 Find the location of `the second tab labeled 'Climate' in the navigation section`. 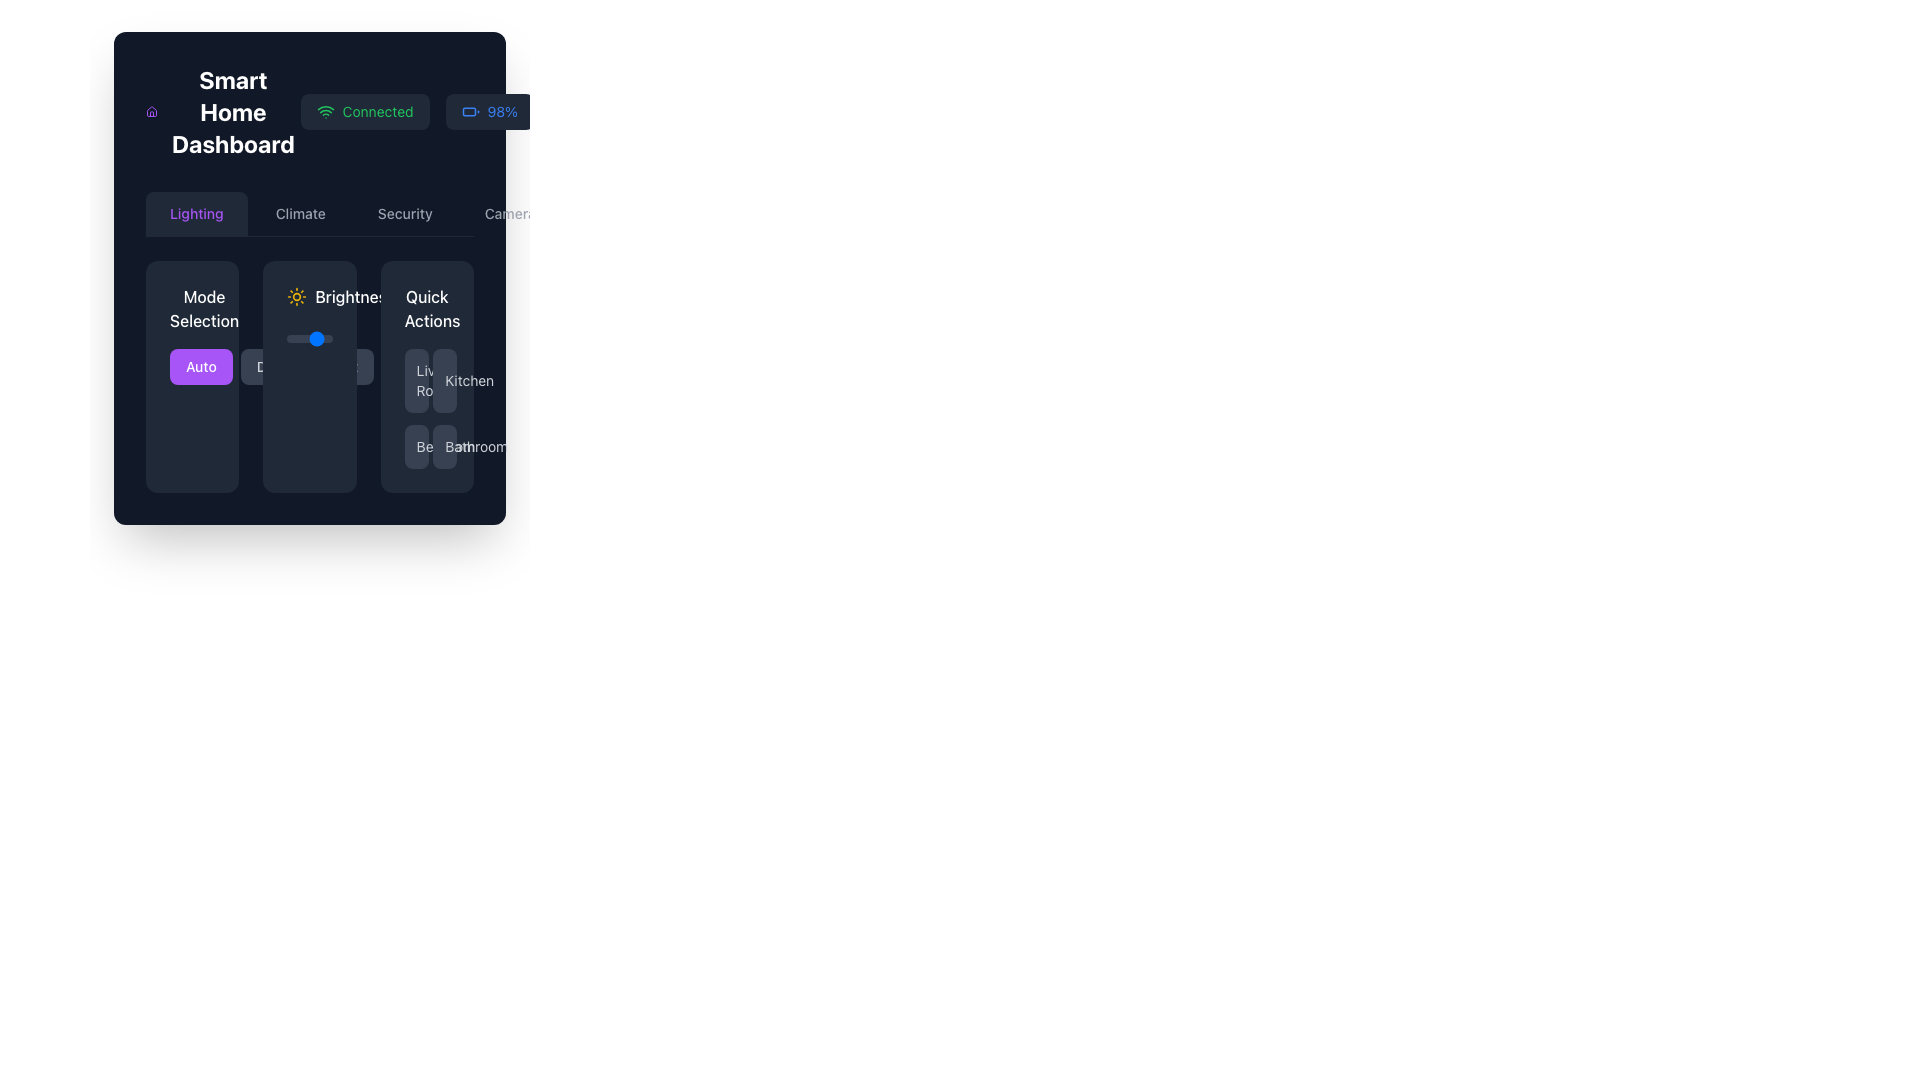

the second tab labeled 'Climate' in the navigation section is located at coordinates (299, 213).